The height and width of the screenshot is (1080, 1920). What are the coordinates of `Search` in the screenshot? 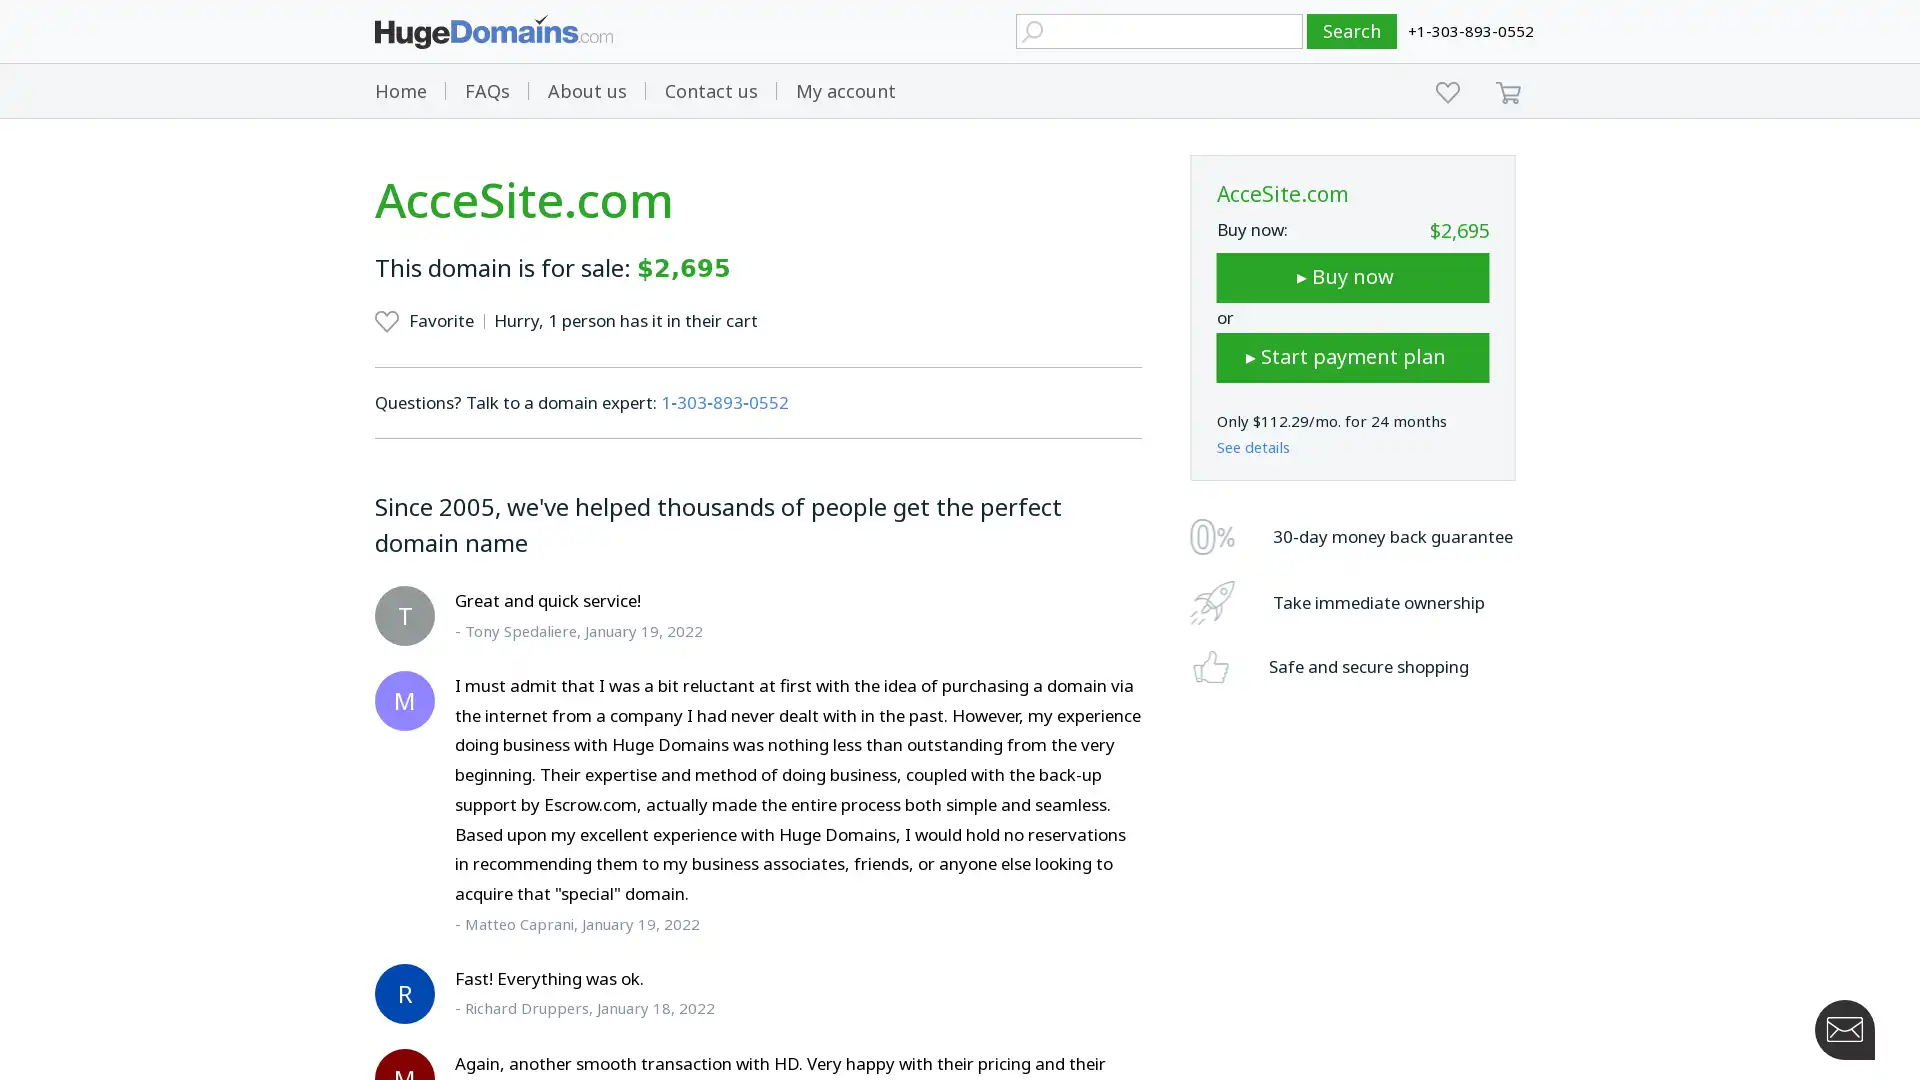 It's located at (1352, 31).